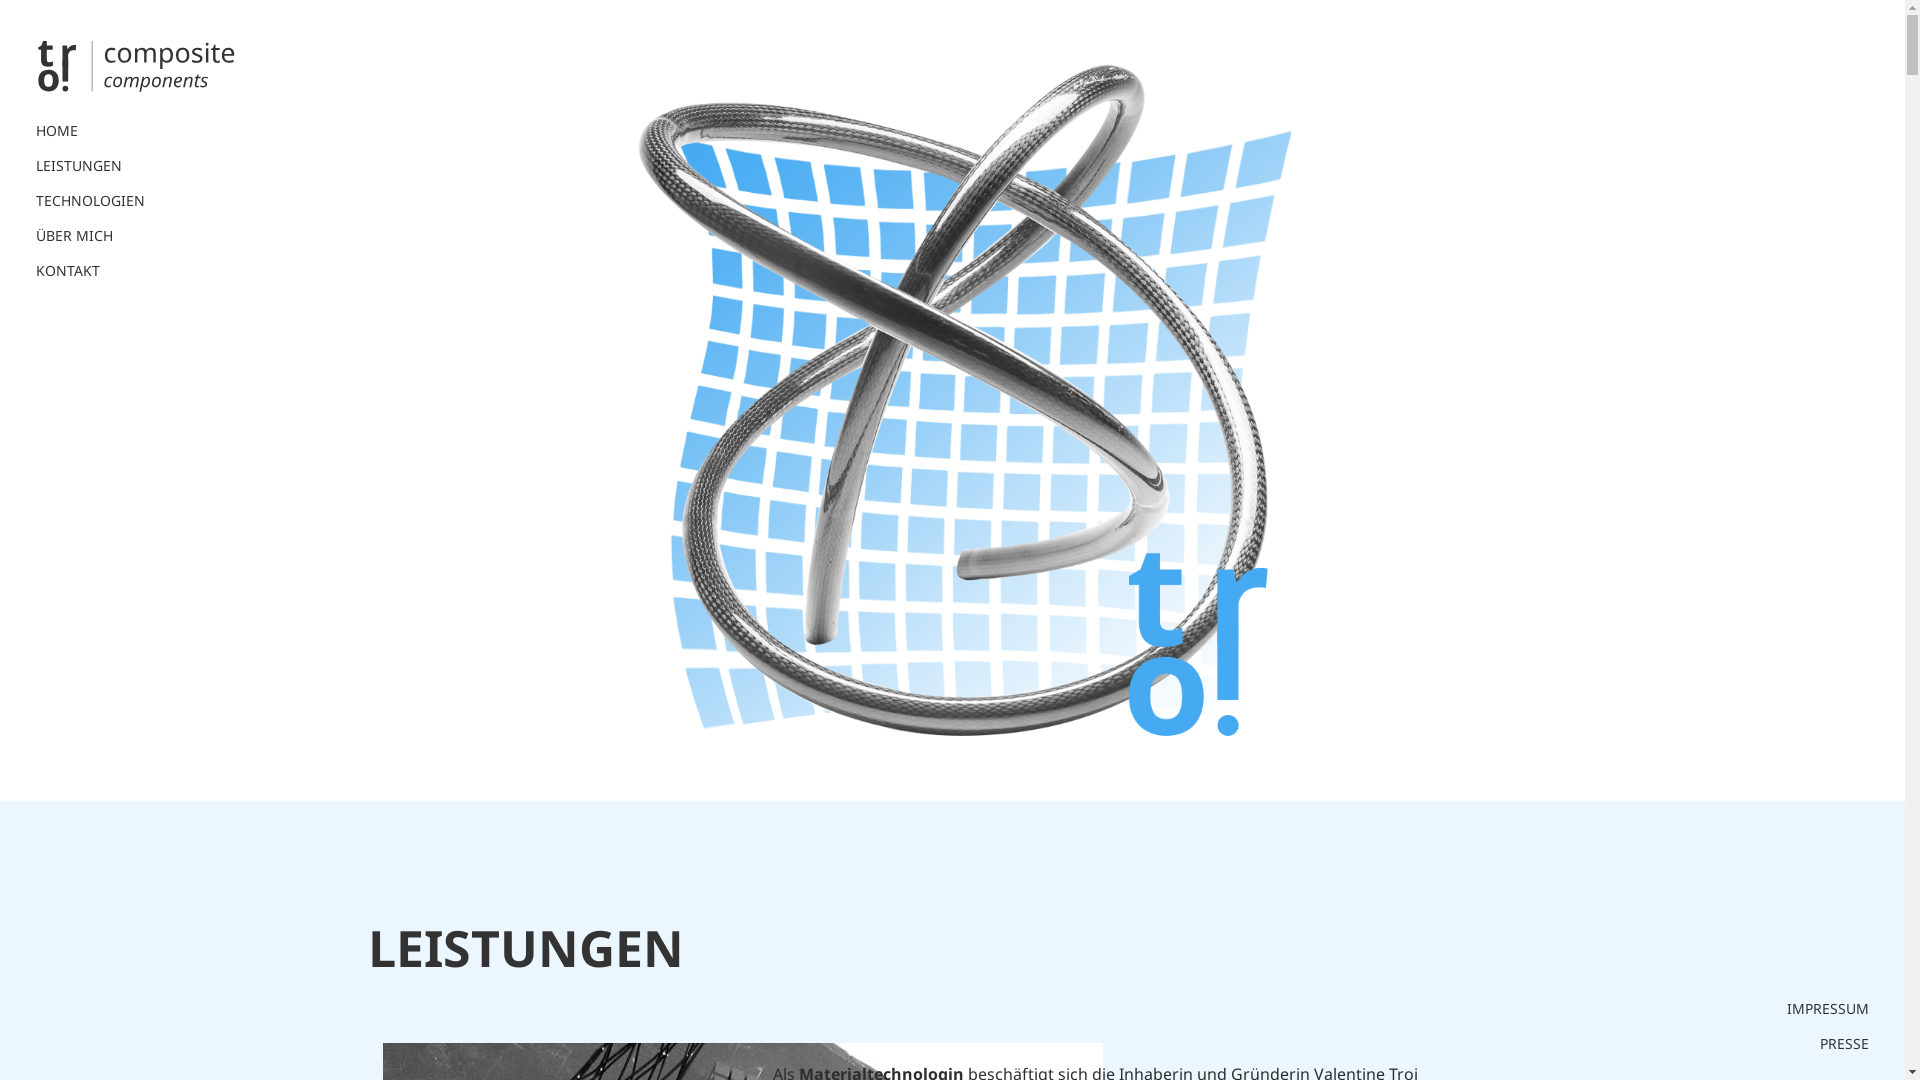 The image size is (1920, 1080). What do you see at coordinates (99, 200) in the screenshot?
I see `'TECHNOLOGIEN'` at bounding box center [99, 200].